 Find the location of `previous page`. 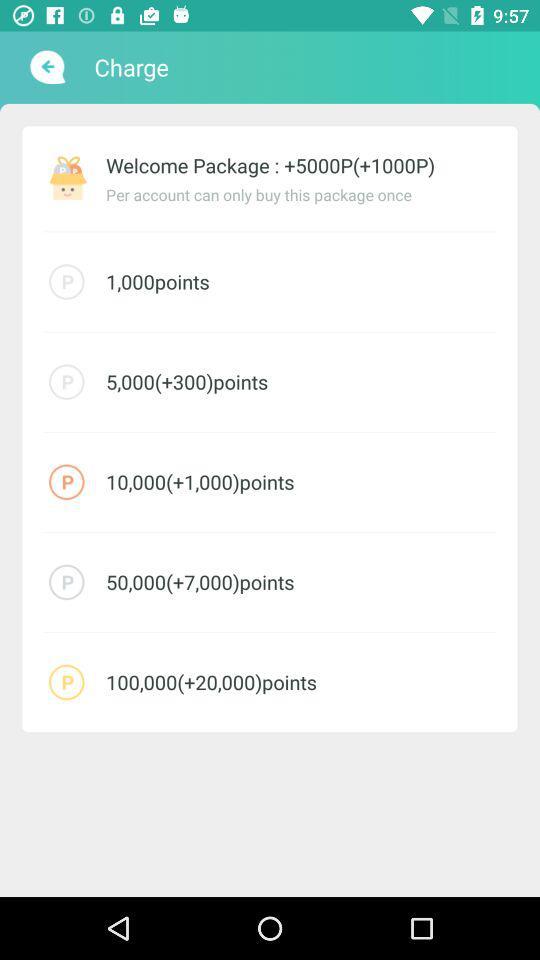

previous page is located at coordinates (45, 67).